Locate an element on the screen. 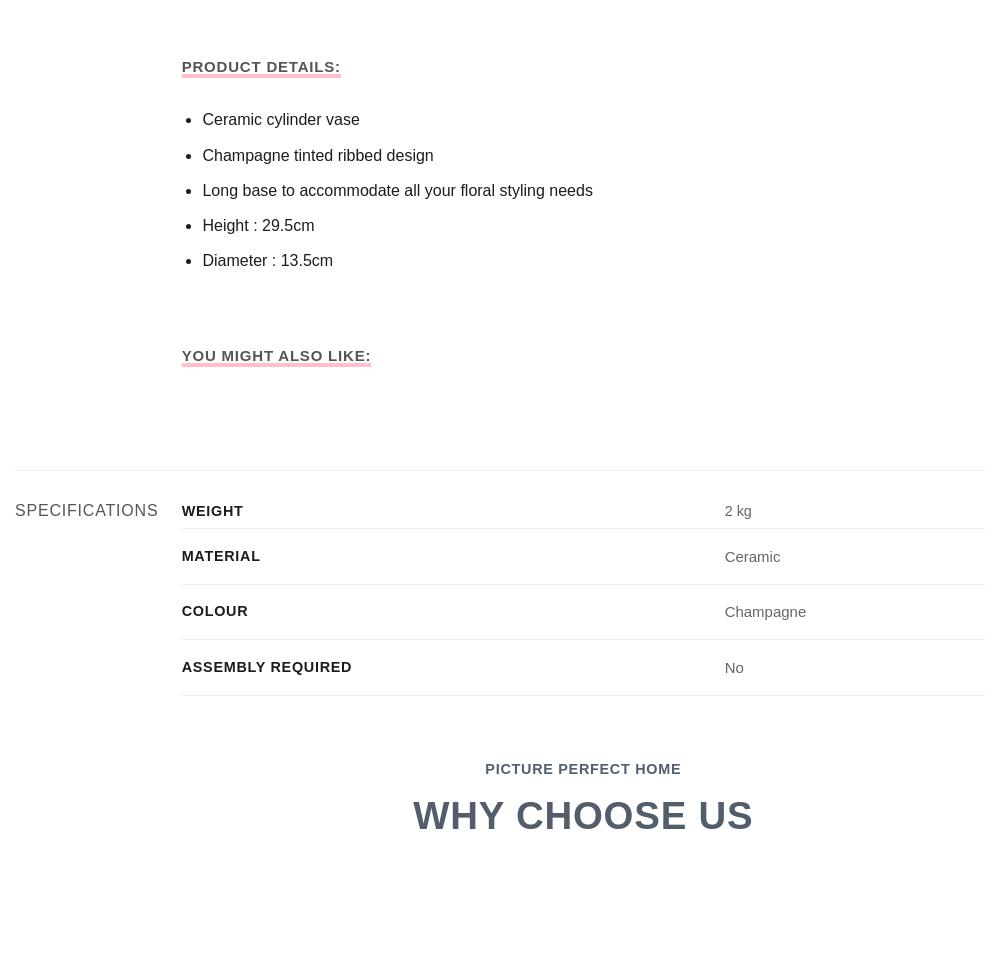 The image size is (1000, 978). 'Picture Perfect Home' is located at coordinates (582, 767).